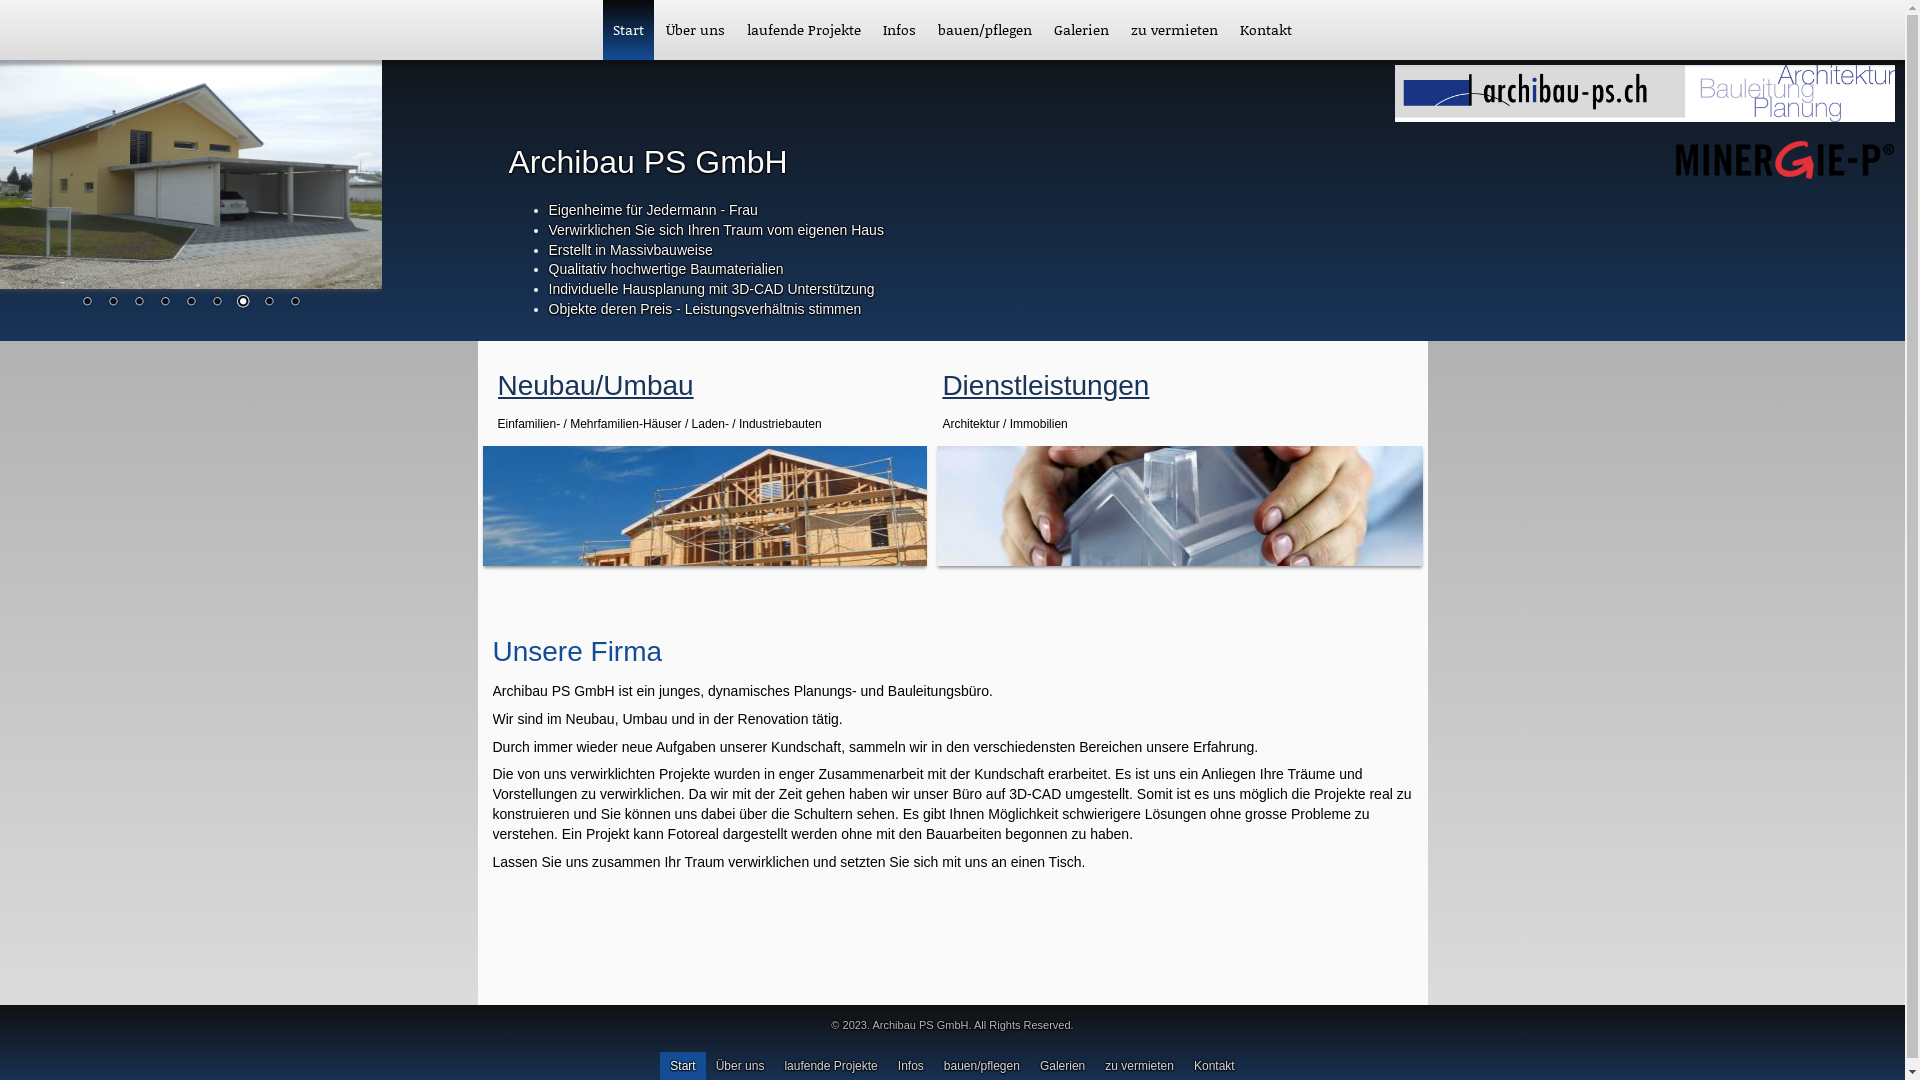 The height and width of the screenshot is (1080, 1920). I want to click on 'Dienstleistungen', so click(1044, 385).